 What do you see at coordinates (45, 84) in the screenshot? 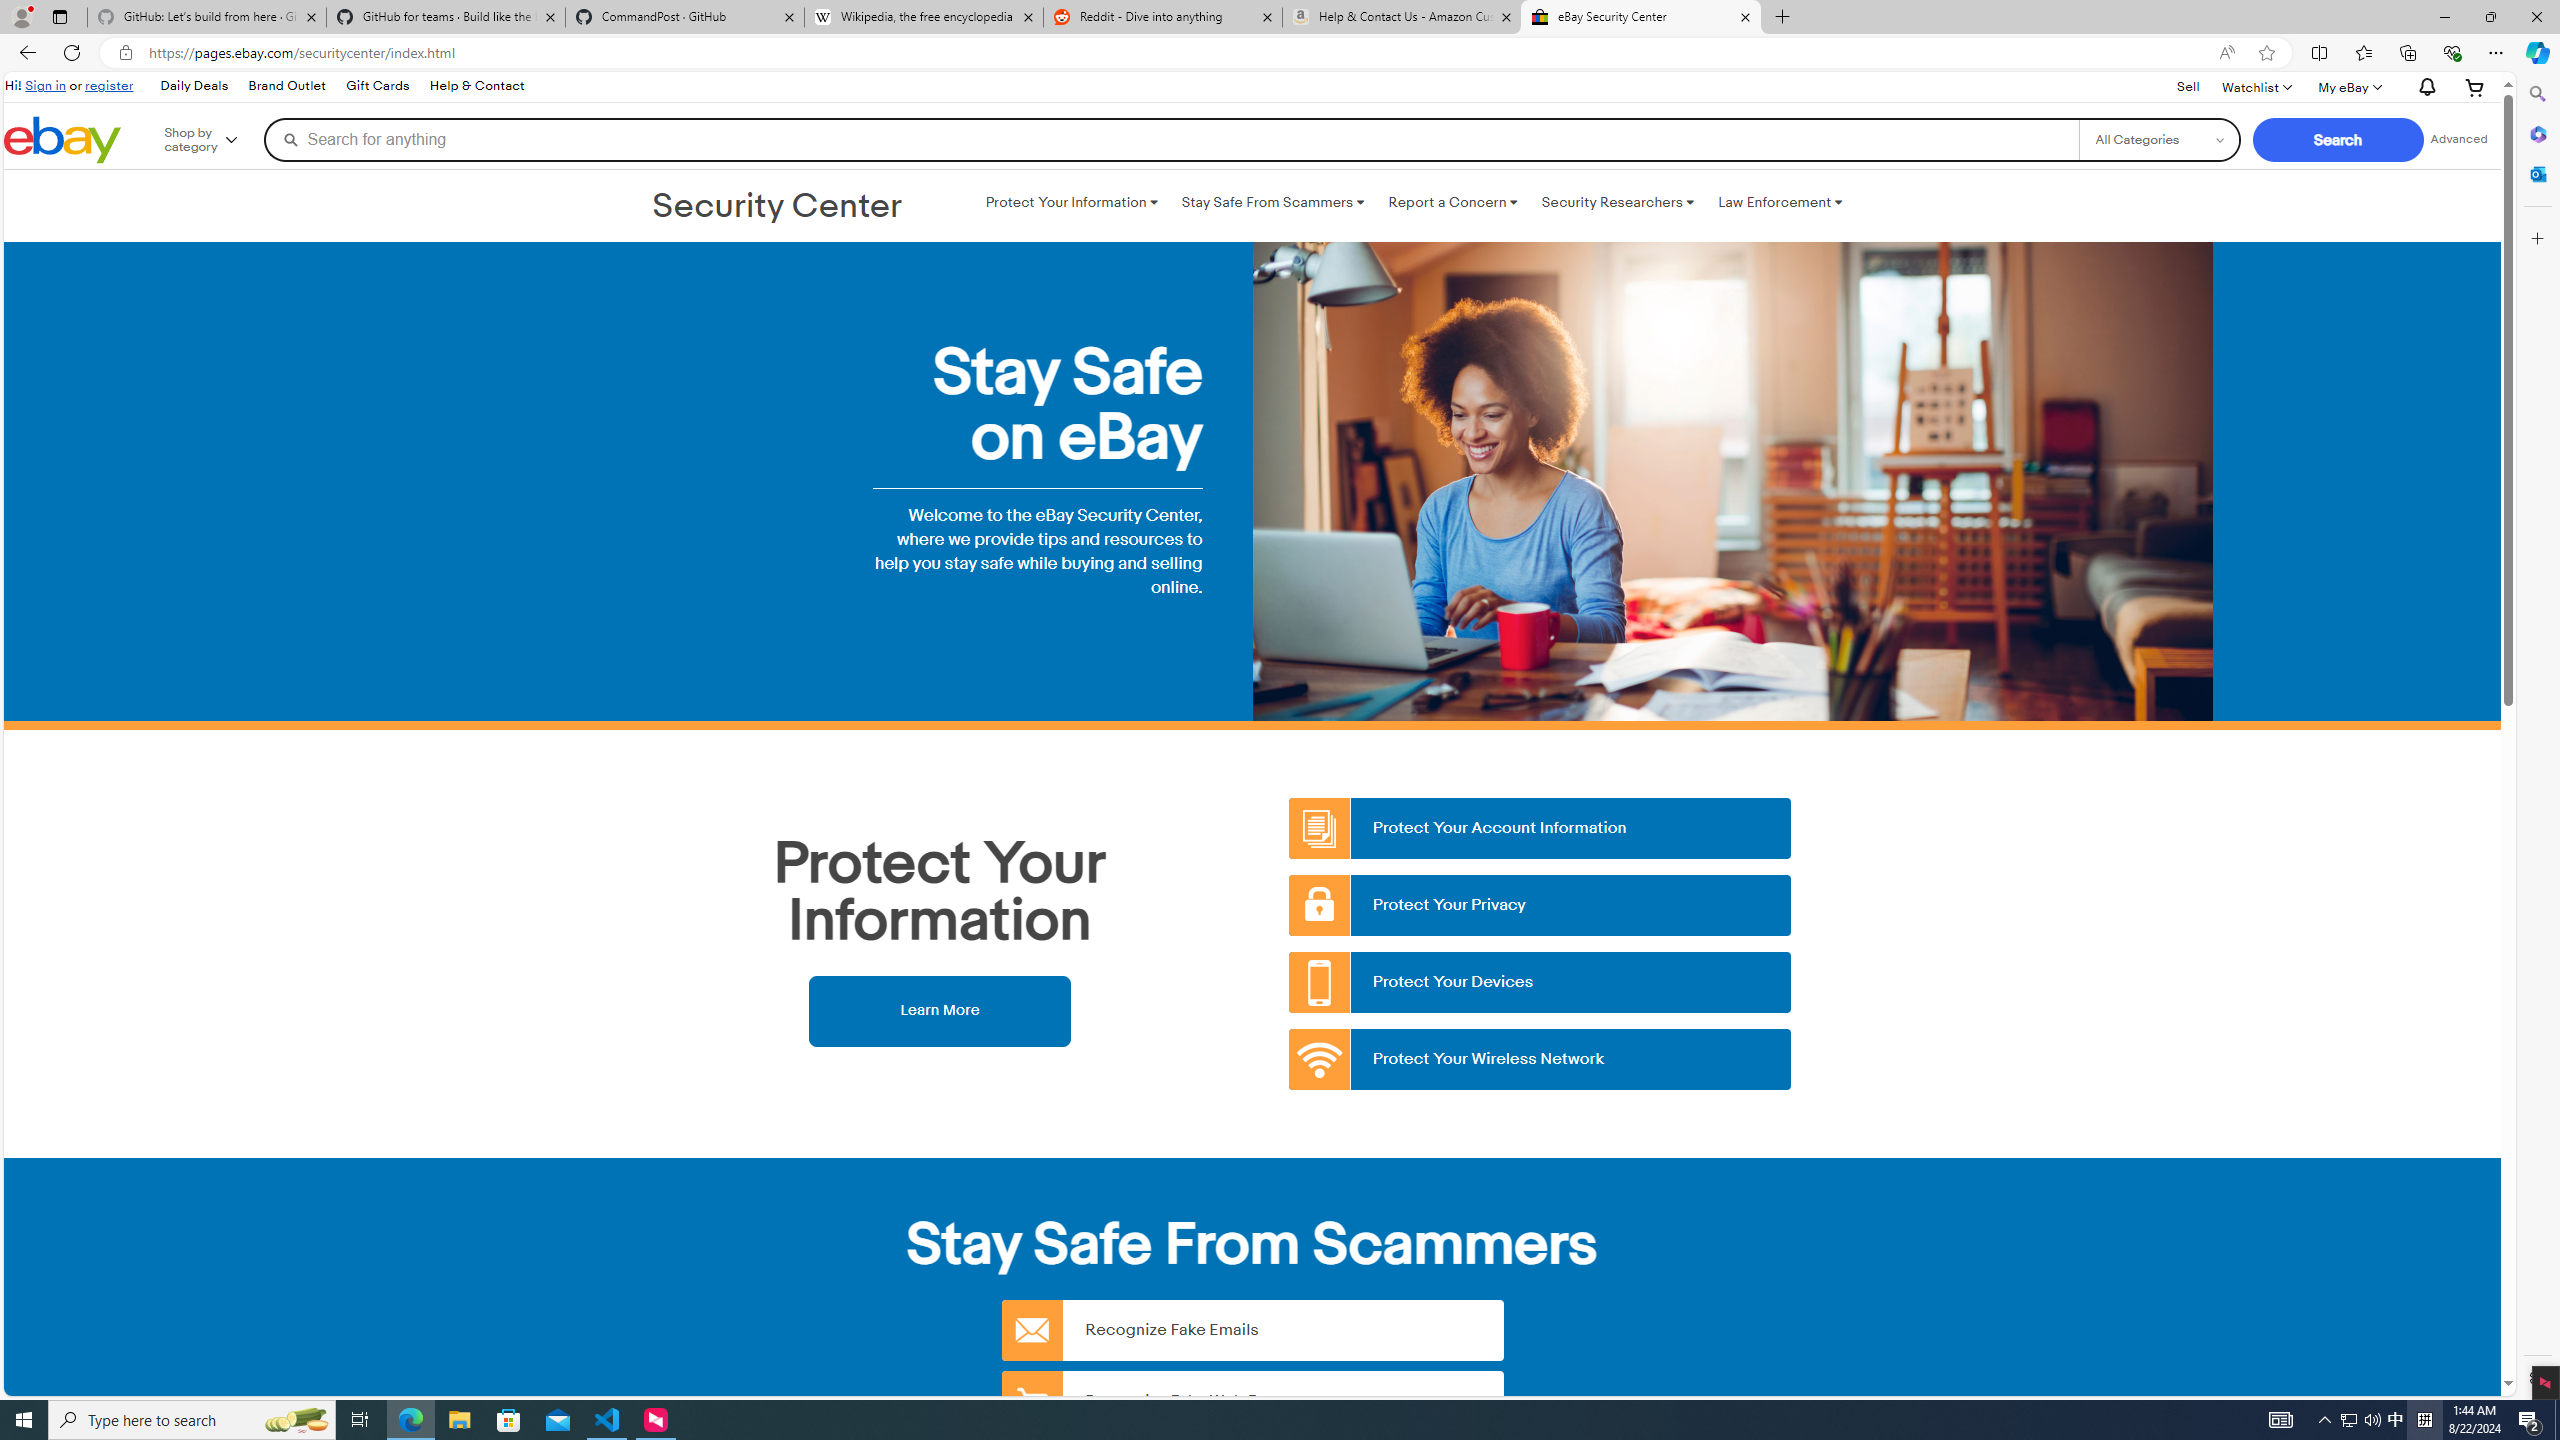
I see `'Sign in'` at bounding box center [45, 84].